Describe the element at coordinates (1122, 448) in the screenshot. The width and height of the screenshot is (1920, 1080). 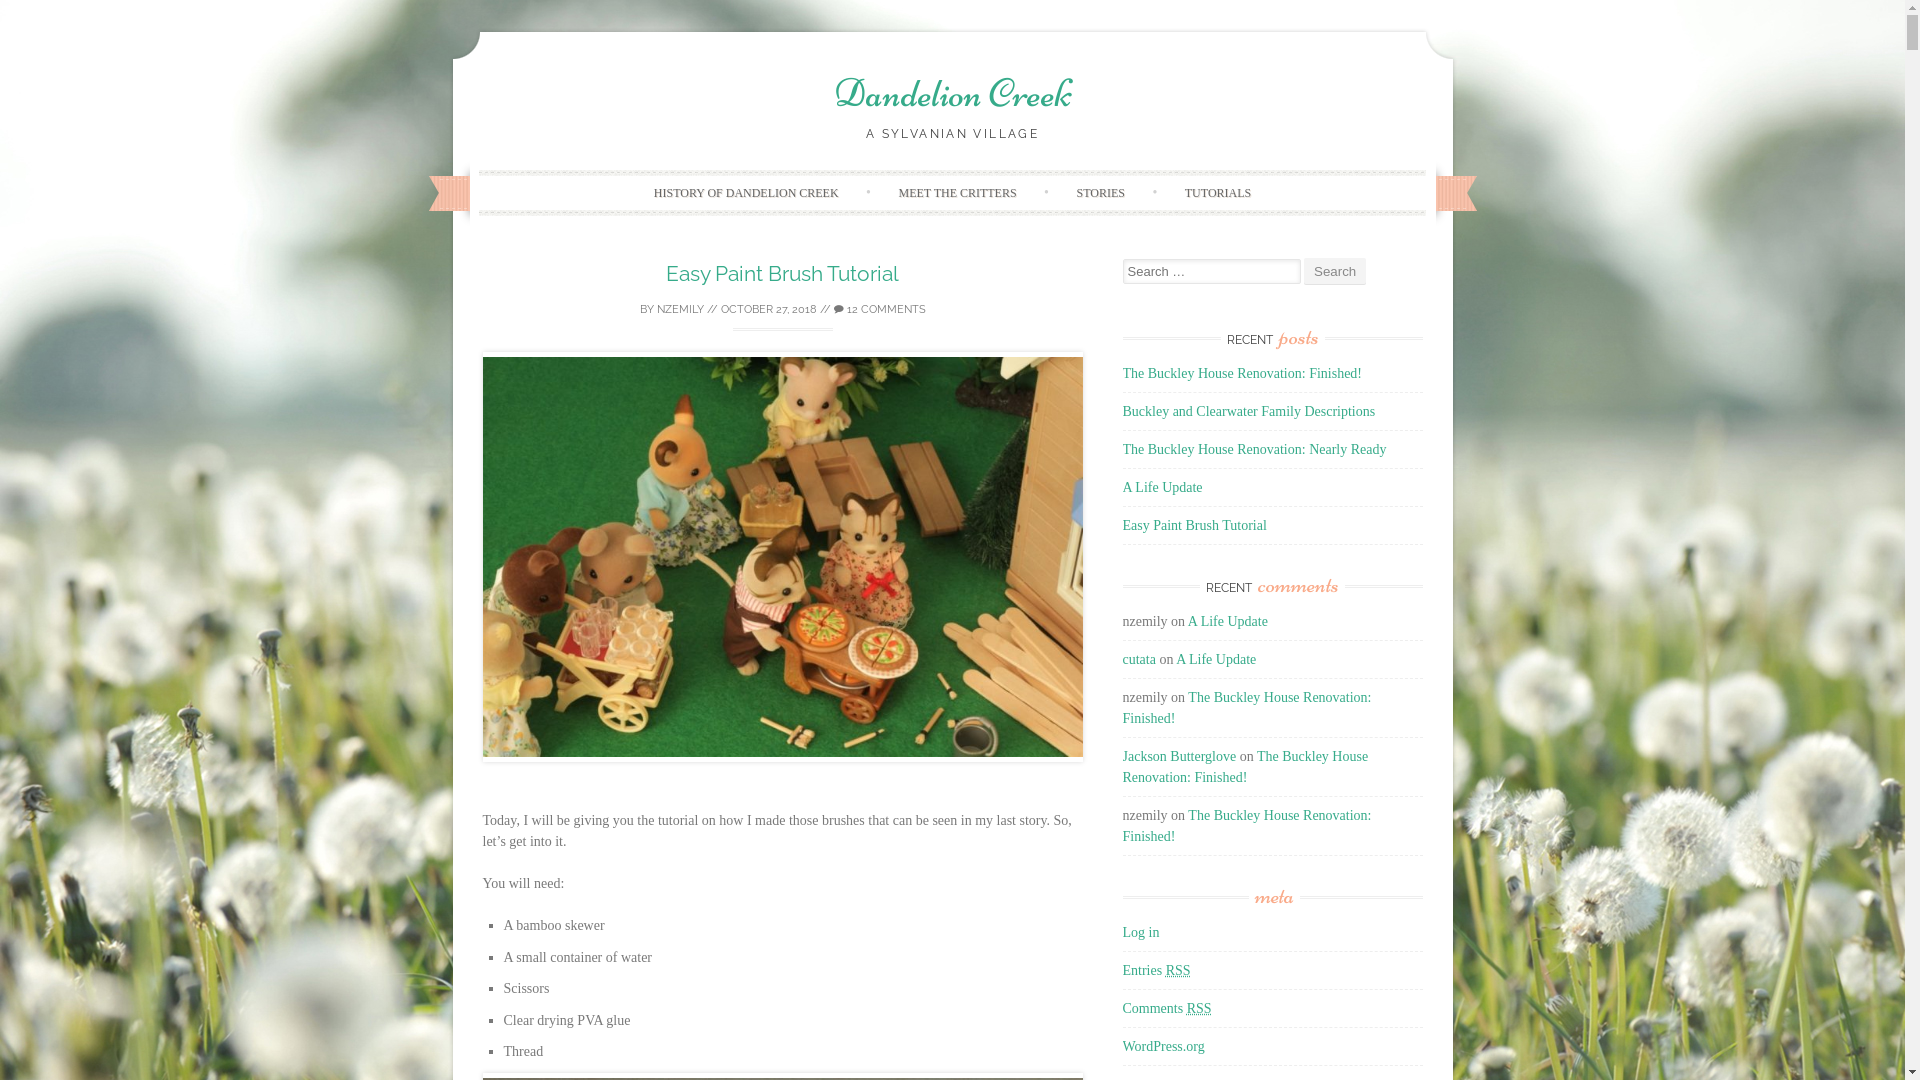
I see `'The Buckley House Renovation: Nearly Ready'` at that location.